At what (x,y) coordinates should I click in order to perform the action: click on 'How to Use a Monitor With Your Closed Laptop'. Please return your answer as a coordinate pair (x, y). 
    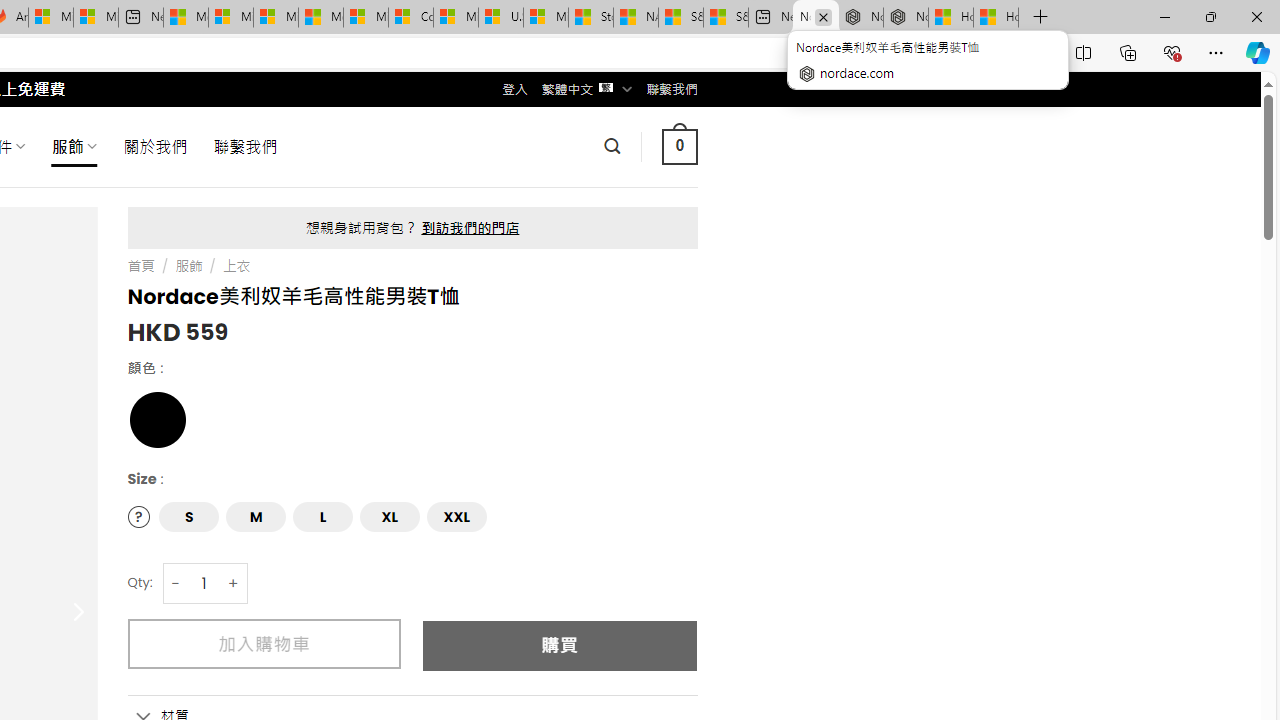
    Looking at the image, I should click on (995, 17).